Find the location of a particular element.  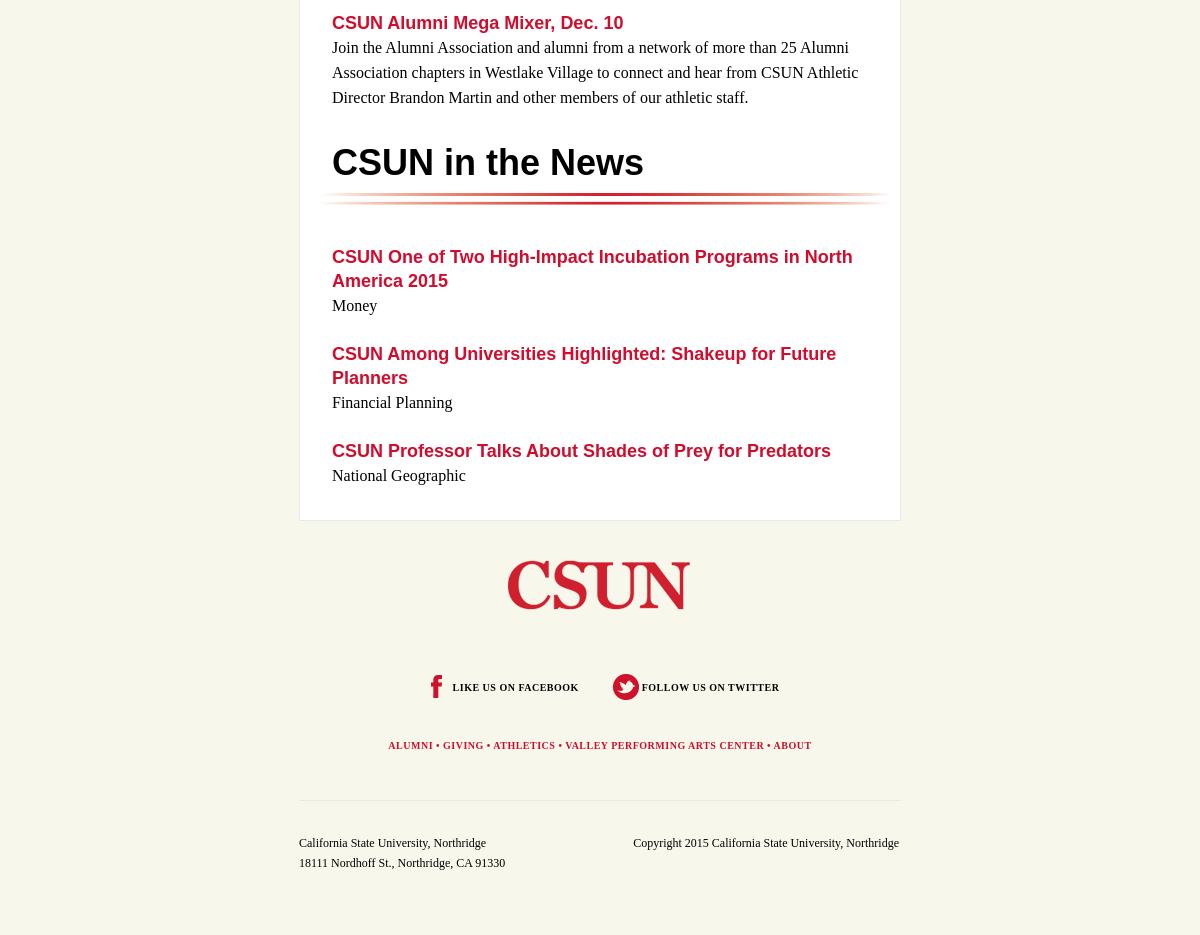

'Join the Alumni Association and alumni from a network of more than 25 Alumni Association chapters in Westlake Village to connect and hear from CSUN Athletic Director Brandon Martin and other members of our athletic staff.' is located at coordinates (332, 72).